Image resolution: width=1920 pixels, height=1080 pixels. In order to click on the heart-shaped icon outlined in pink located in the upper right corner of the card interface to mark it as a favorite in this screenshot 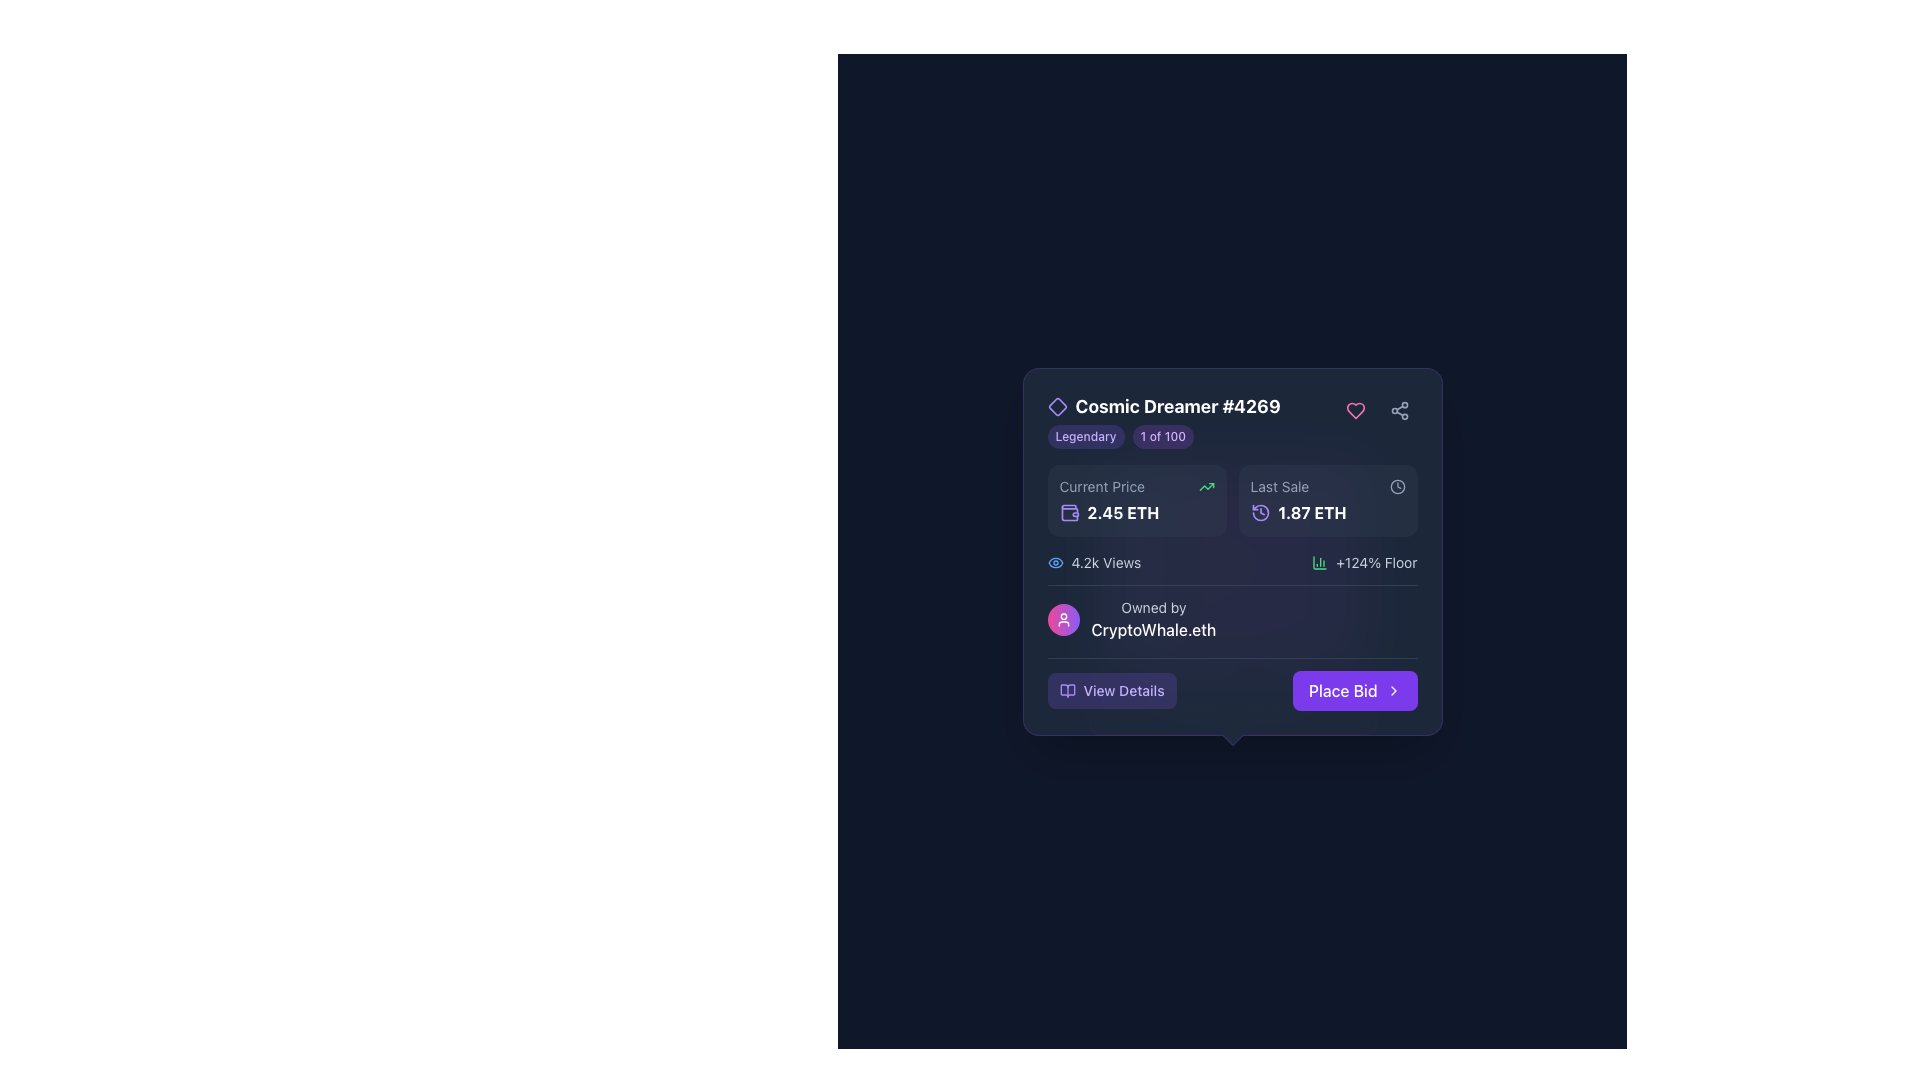, I will do `click(1355, 410)`.